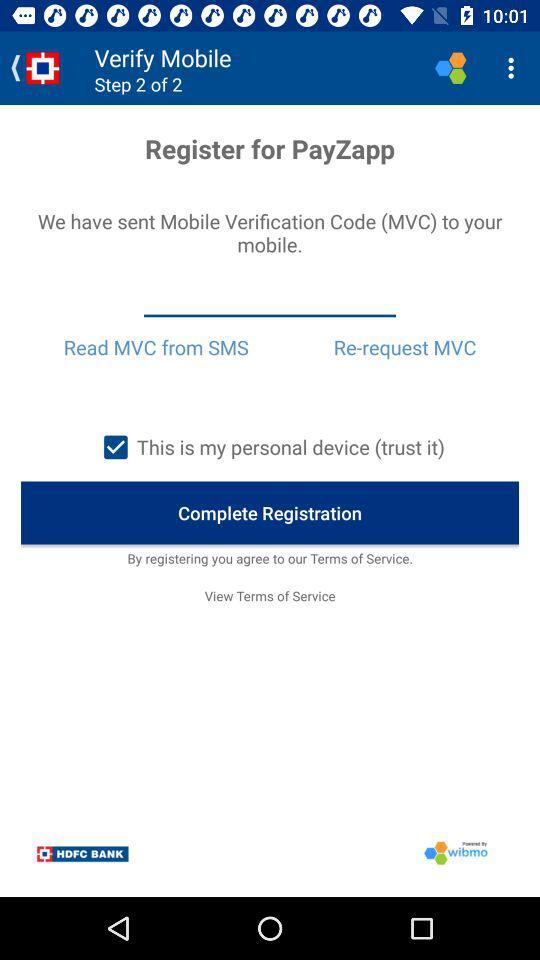 The width and height of the screenshot is (540, 960). I want to click on verification code, so click(270, 298).